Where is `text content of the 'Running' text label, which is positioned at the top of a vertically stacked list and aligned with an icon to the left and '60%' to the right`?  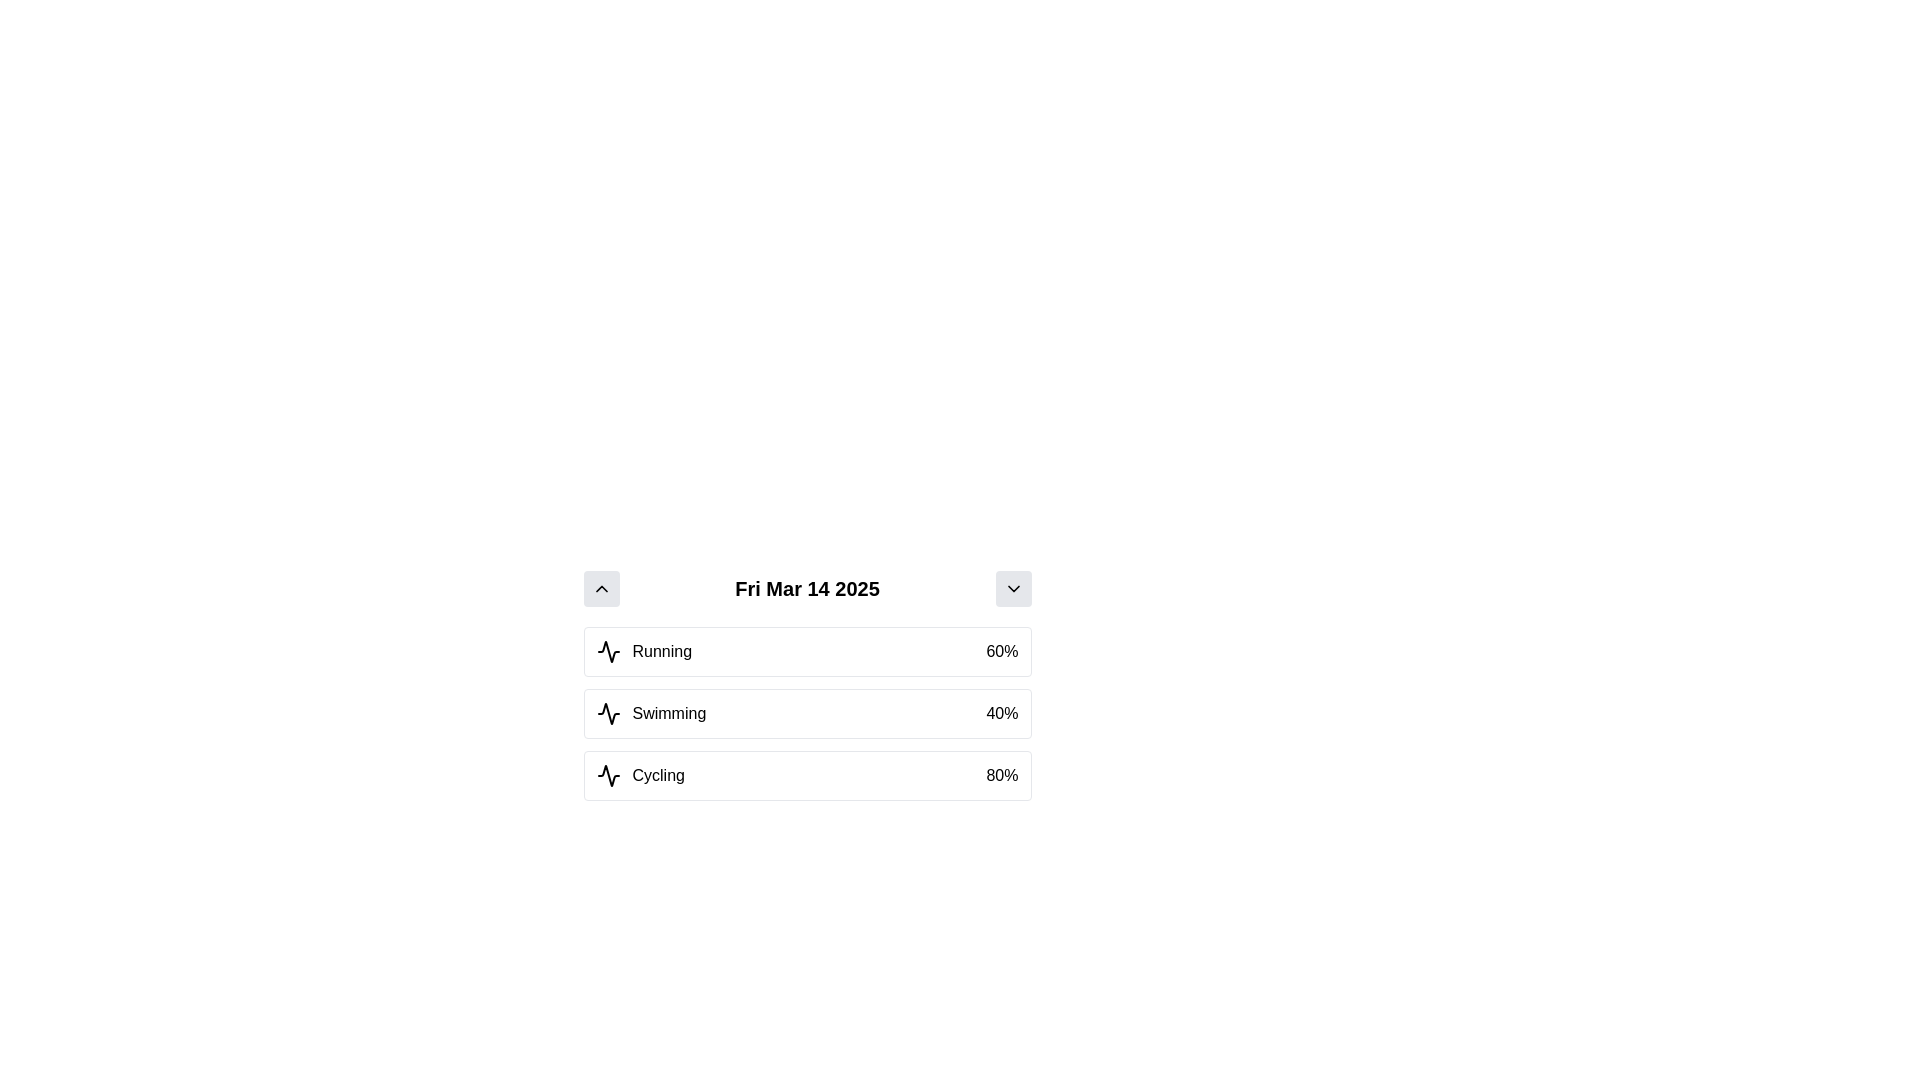
text content of the 'Running' text label, which is positioned at the top of a vertically stacked list and aligned with an icon to the left and '60%' to the right is located at coordinates (644, 651).